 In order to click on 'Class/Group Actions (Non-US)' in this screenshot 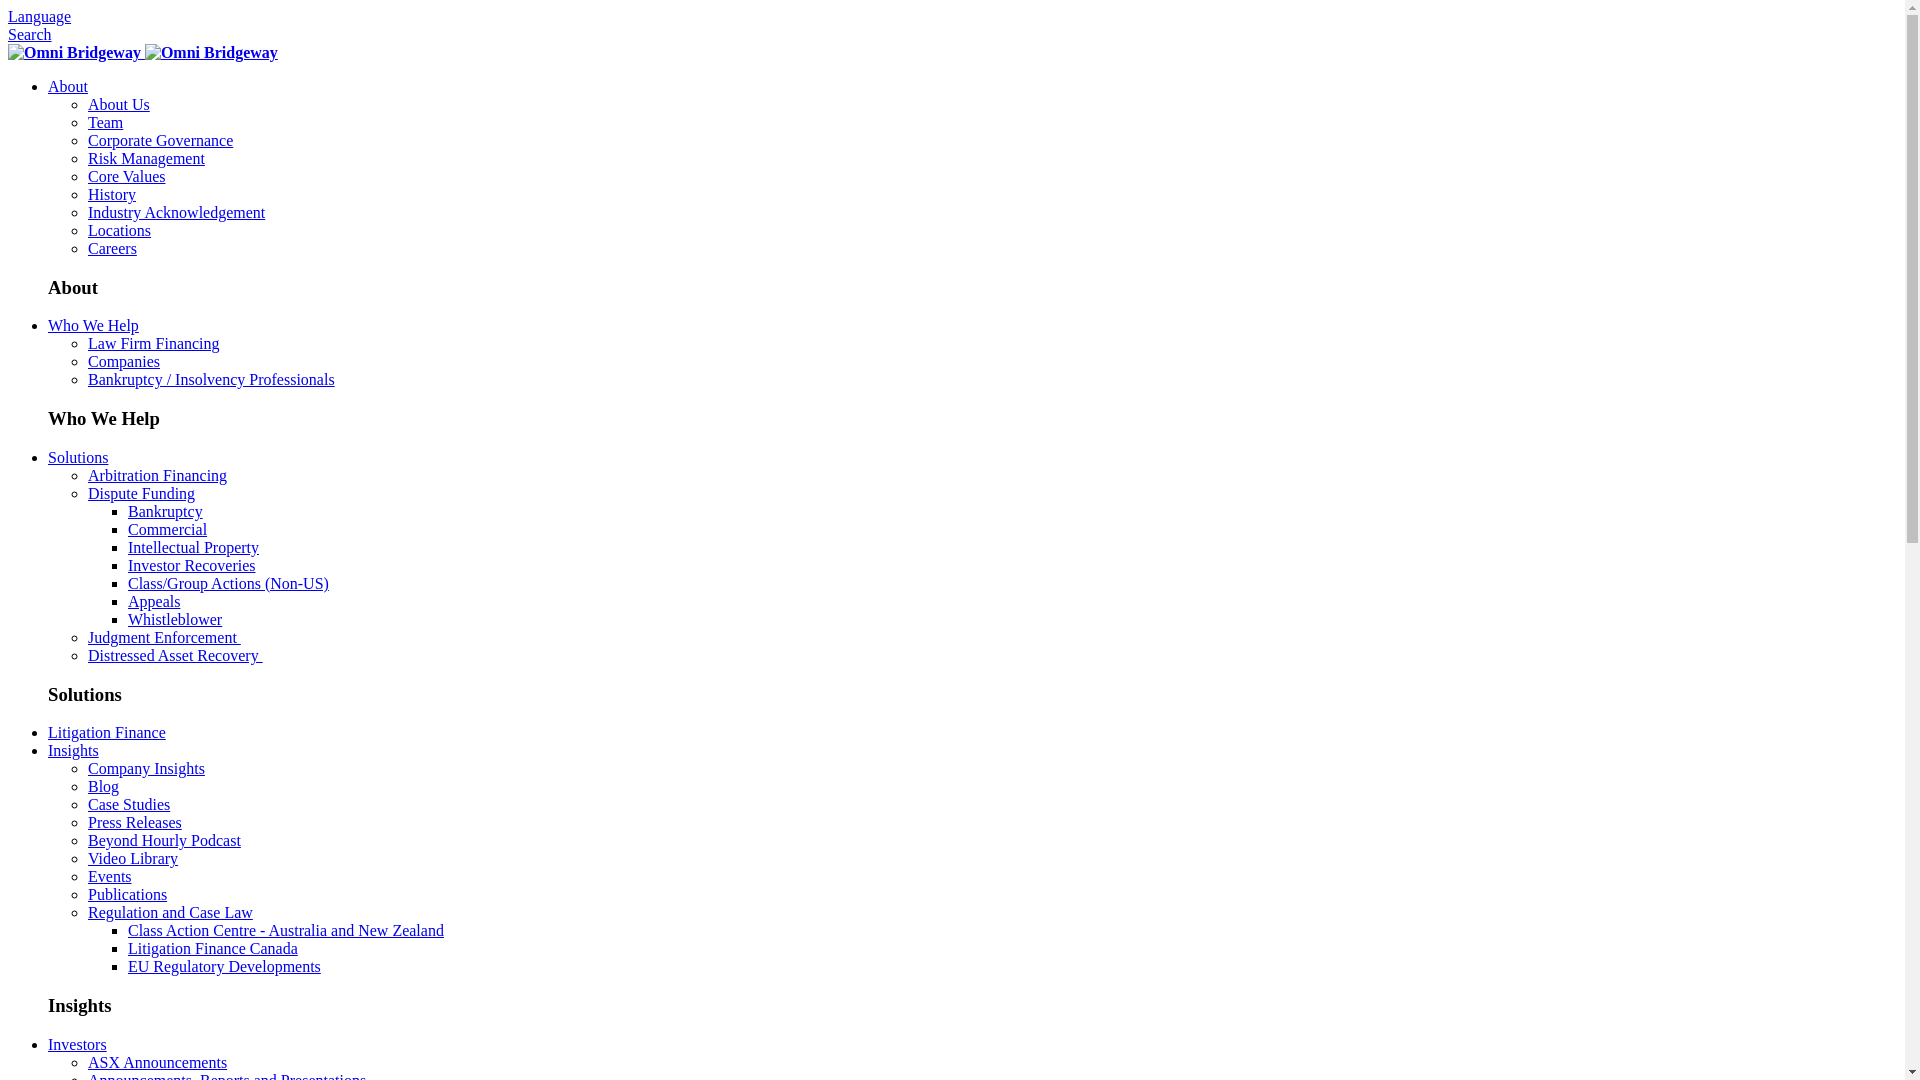, I will do `click(127, 583)`.